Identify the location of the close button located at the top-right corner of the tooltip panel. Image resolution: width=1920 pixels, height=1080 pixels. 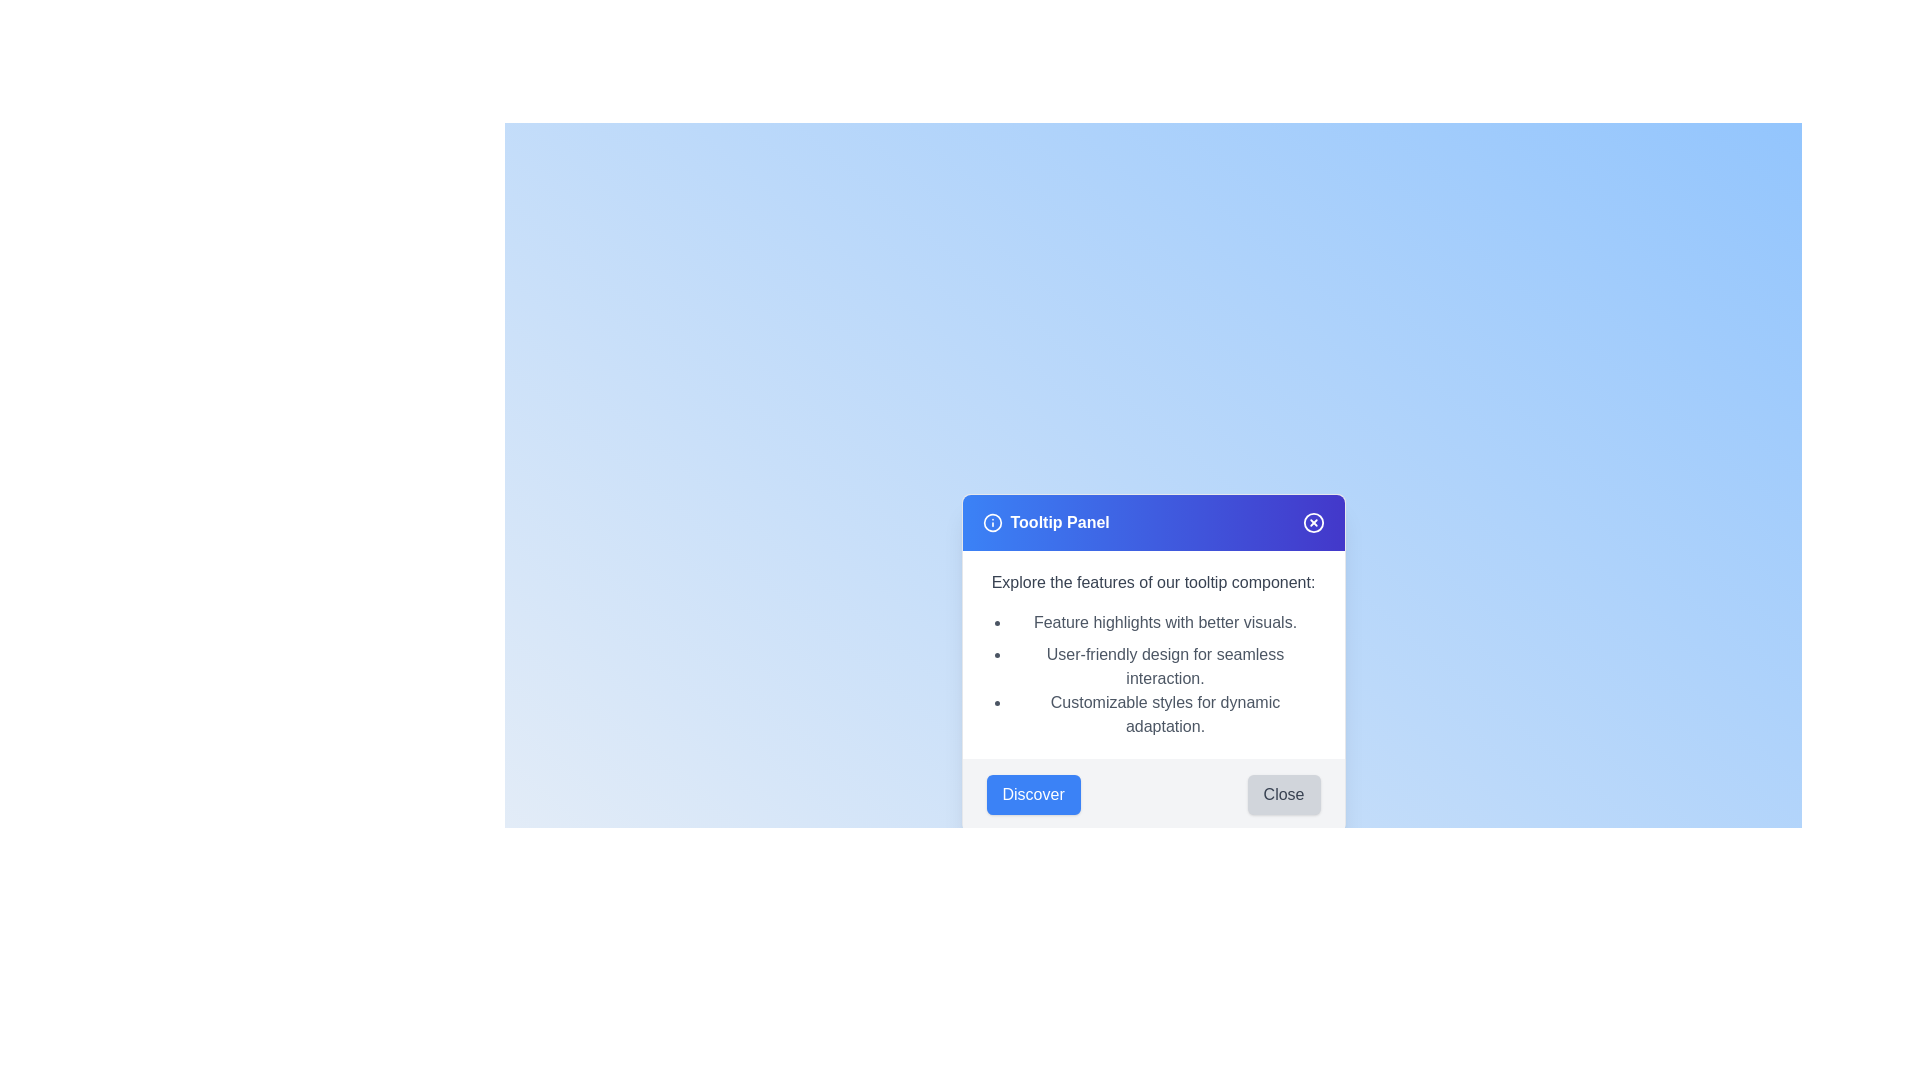
(1313, 522).